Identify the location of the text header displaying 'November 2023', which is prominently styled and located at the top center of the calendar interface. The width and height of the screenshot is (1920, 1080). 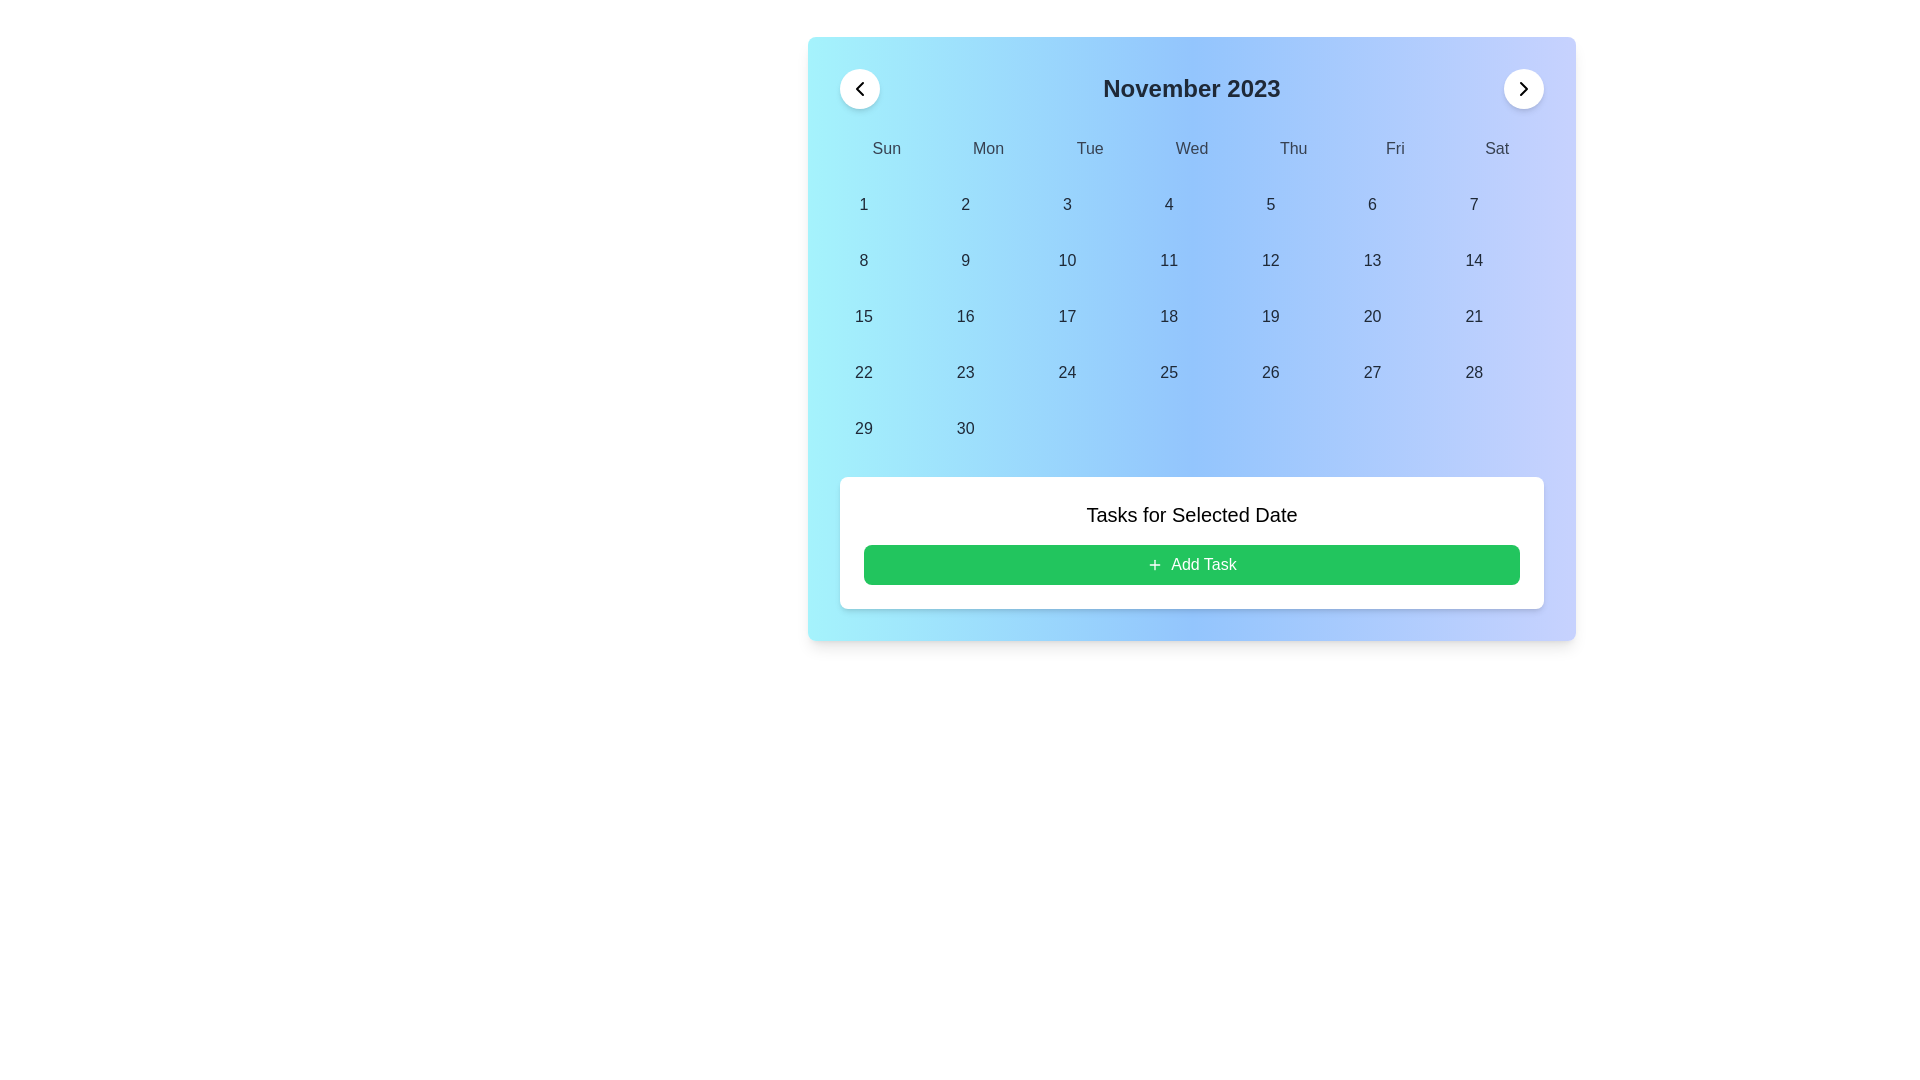
(1191, 87).